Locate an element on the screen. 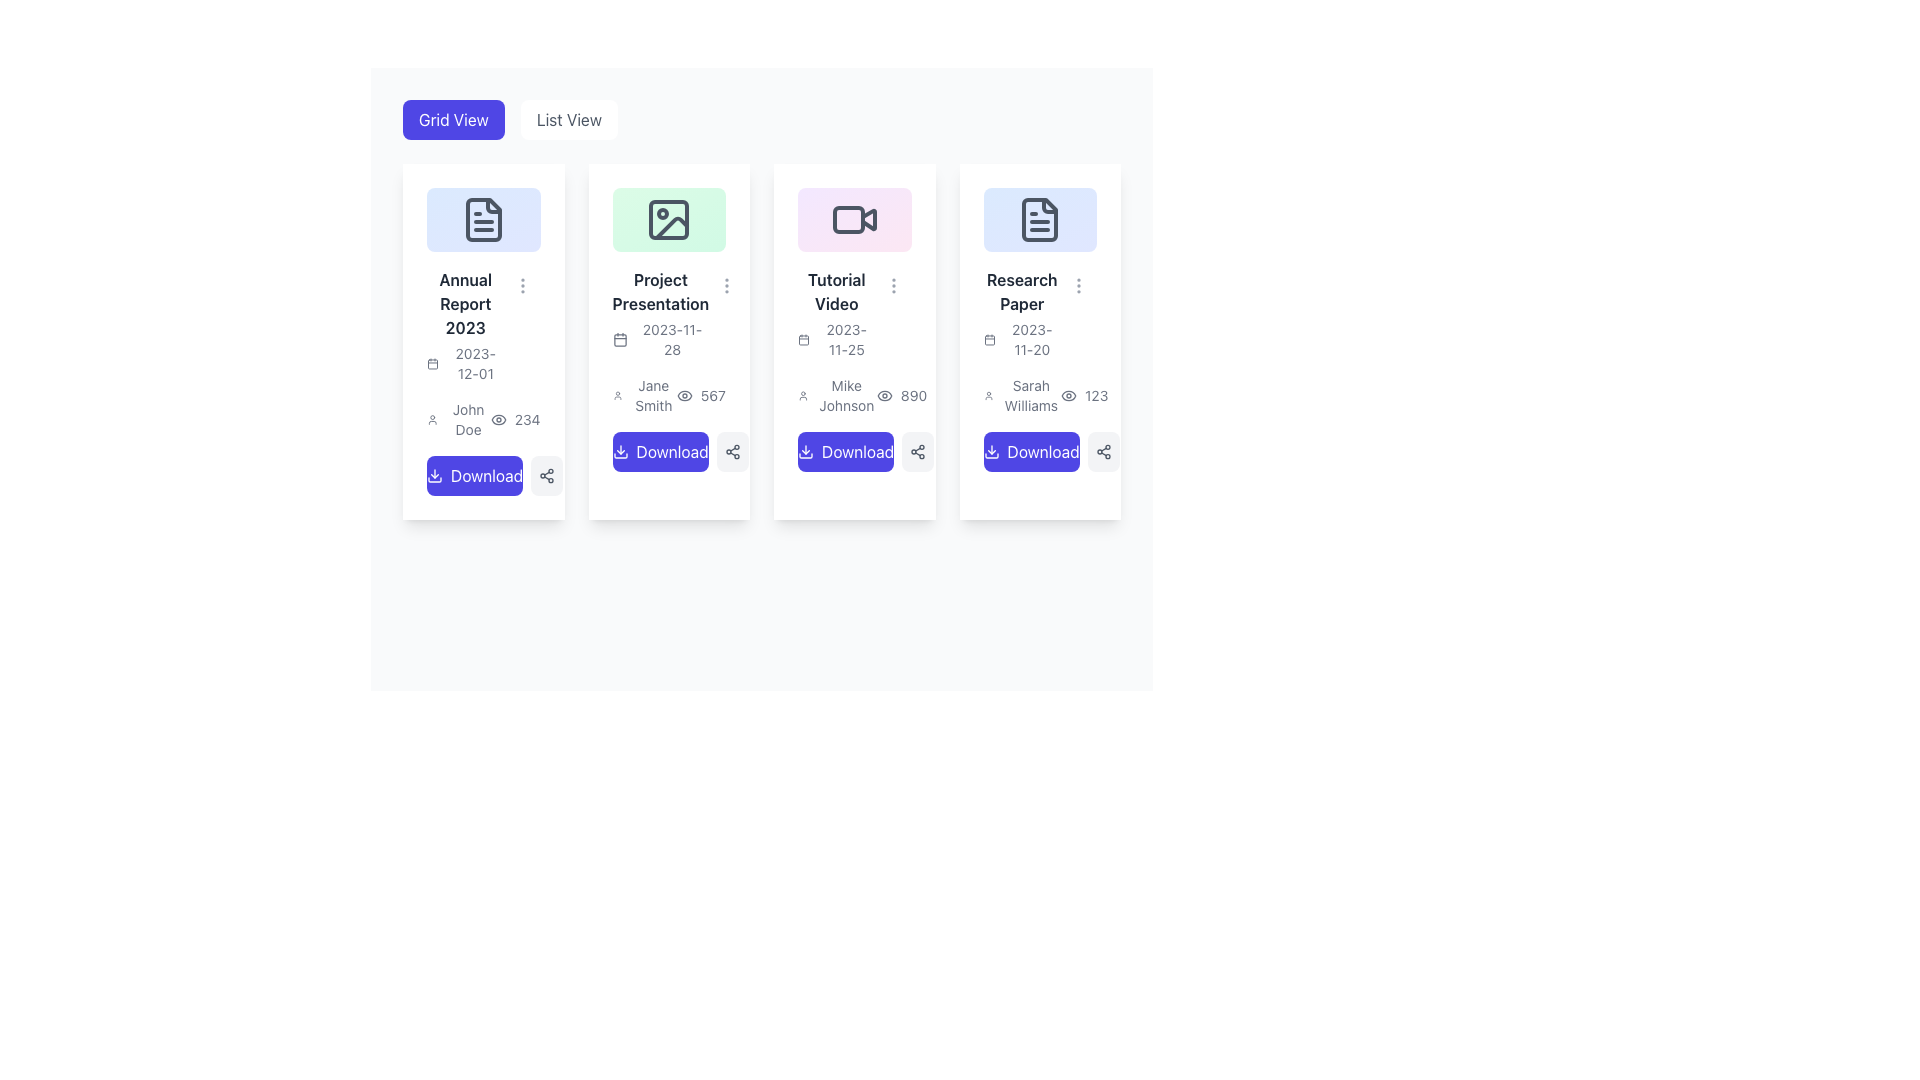  the date information displayed in the composite element consisting of an icon and text, located beneath the title 'Project Presentation' within the second card of a horizontal list is located at coordinates (660, 338).